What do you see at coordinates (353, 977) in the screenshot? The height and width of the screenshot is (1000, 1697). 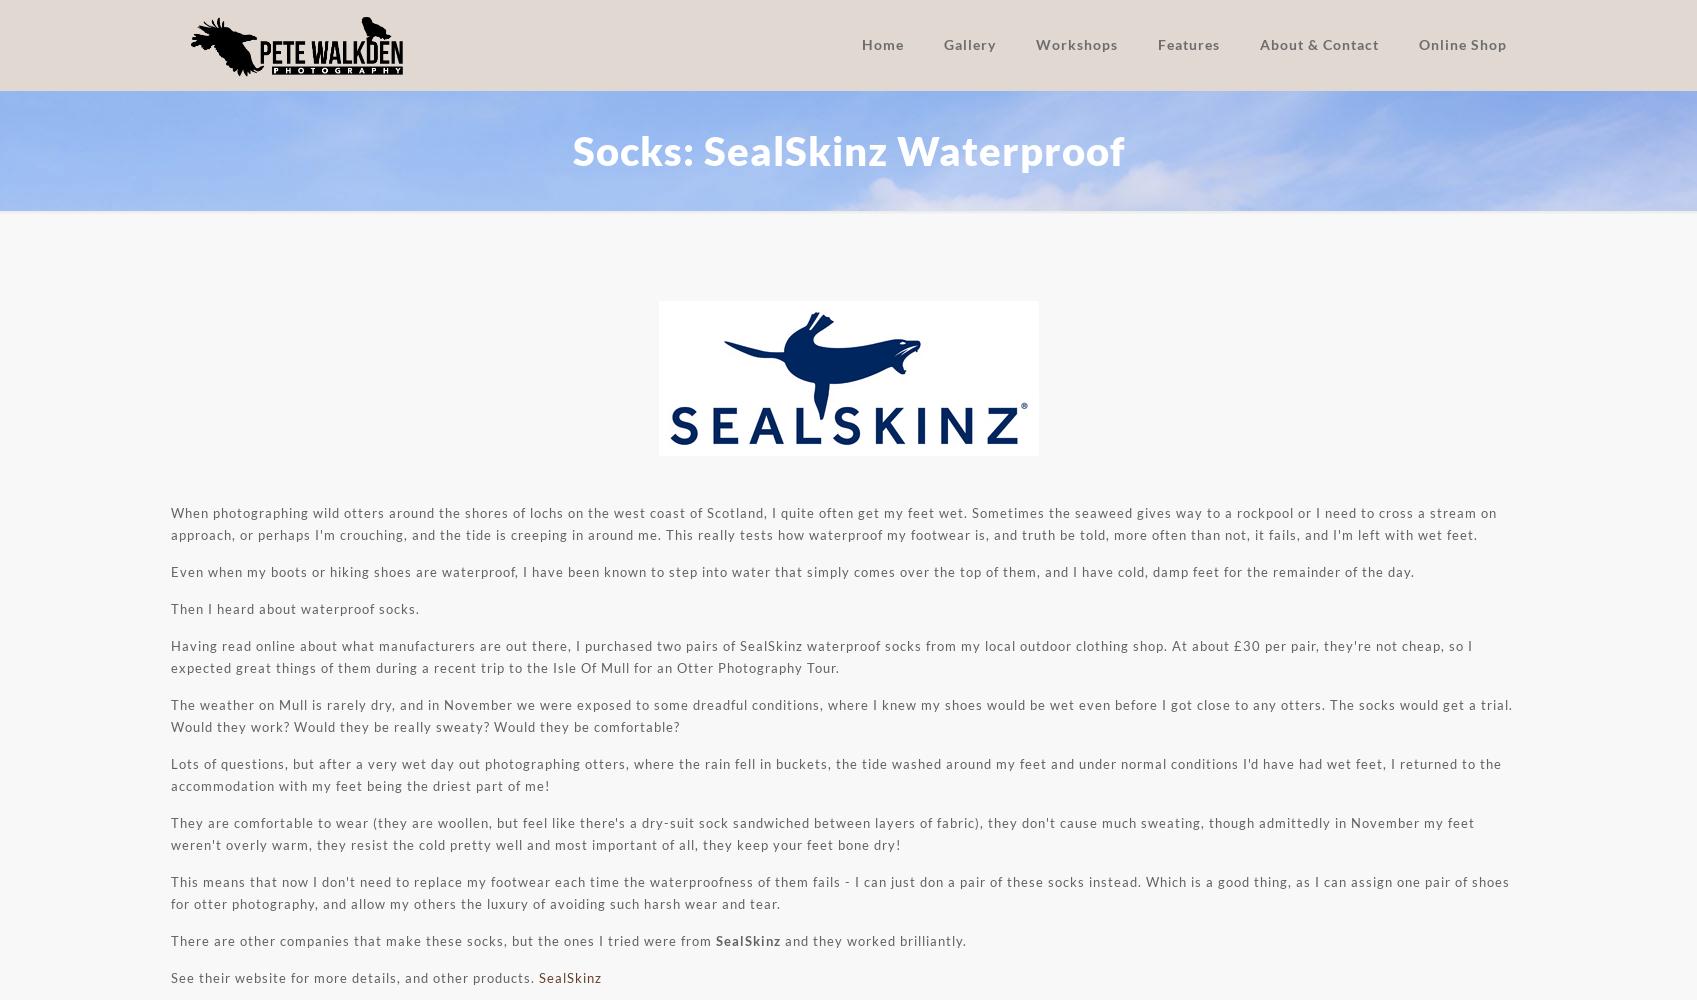 I see `'See their website for more details, and other products.'` at bounding box center [353, 977].